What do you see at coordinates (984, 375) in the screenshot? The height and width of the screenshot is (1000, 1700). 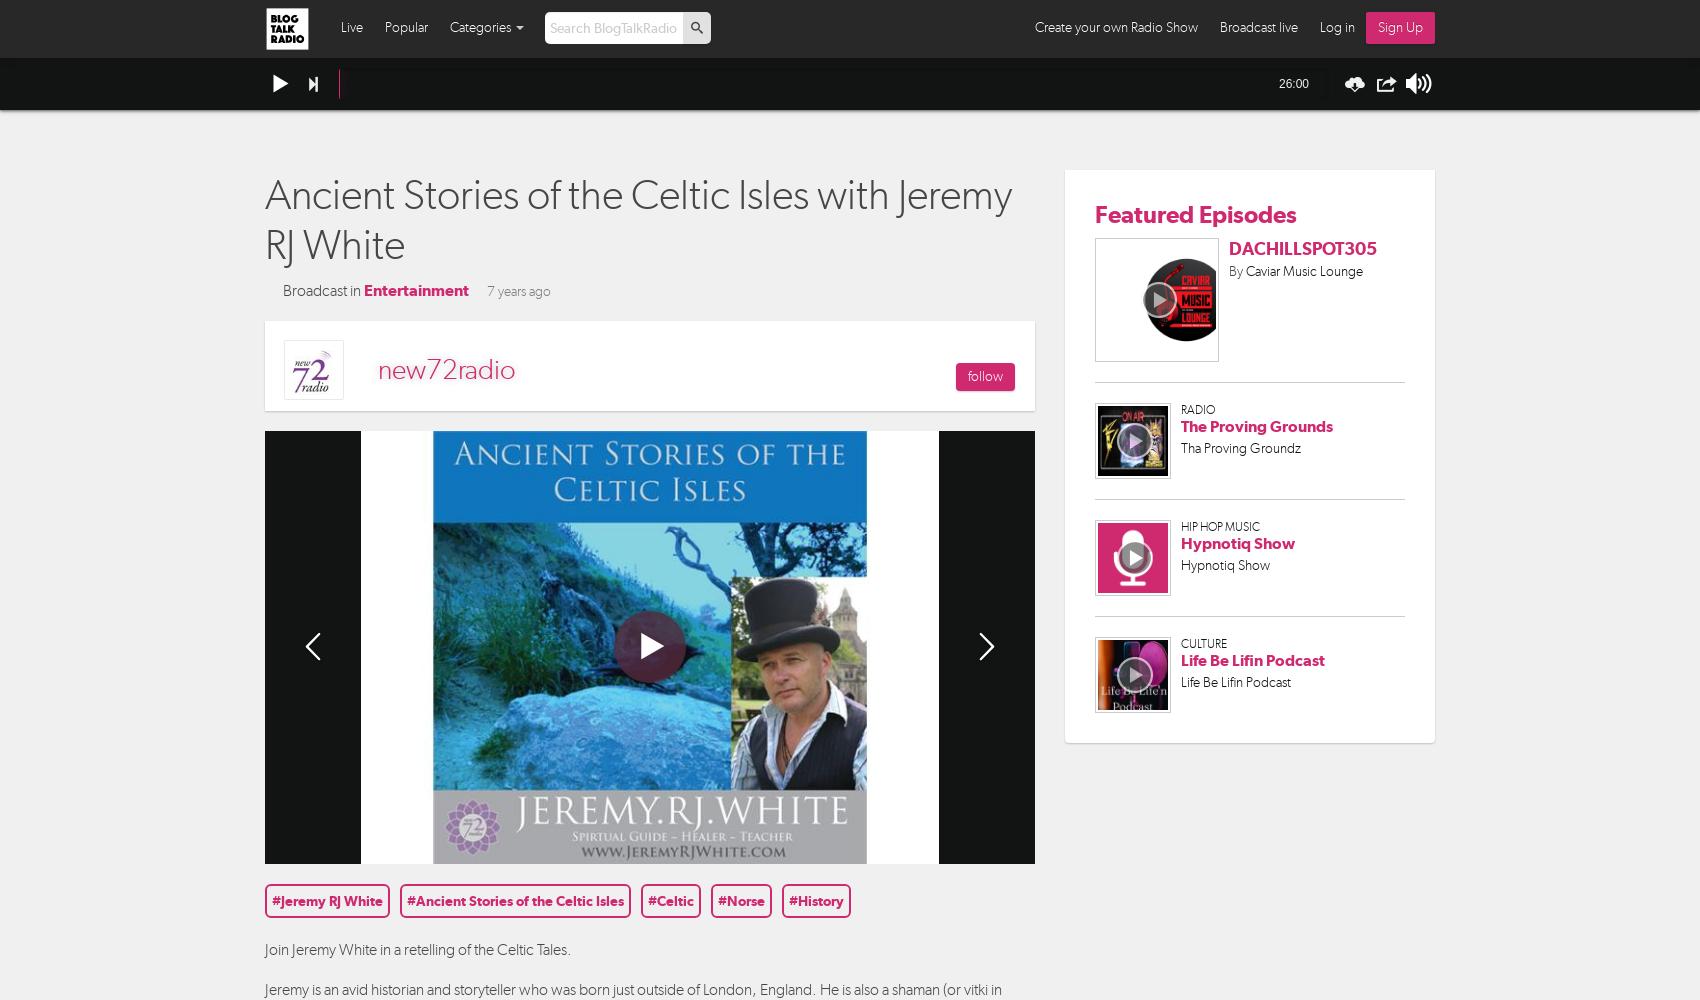 I see `'follow'` at bounding box center [984, 375].